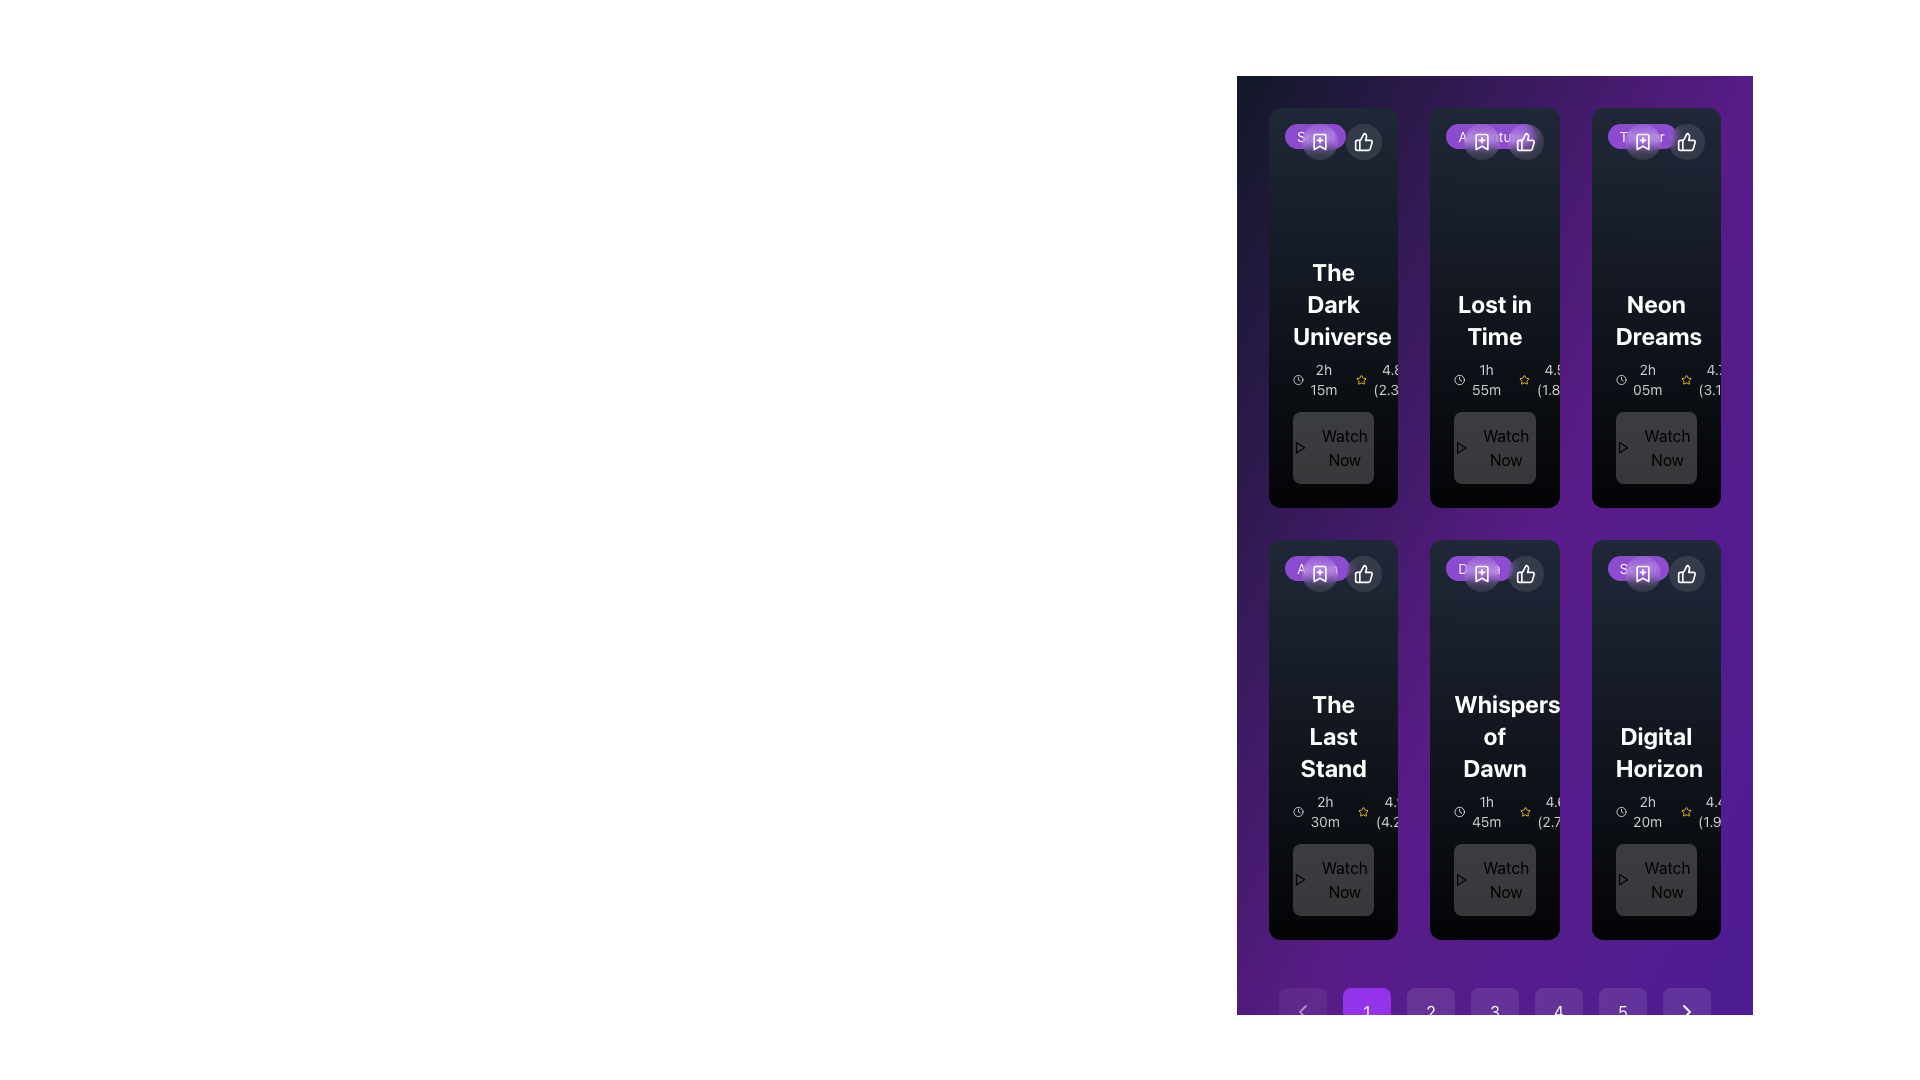 This screenshot has height=1080, width=1920. I want to click on the category, so click(1491, 135).